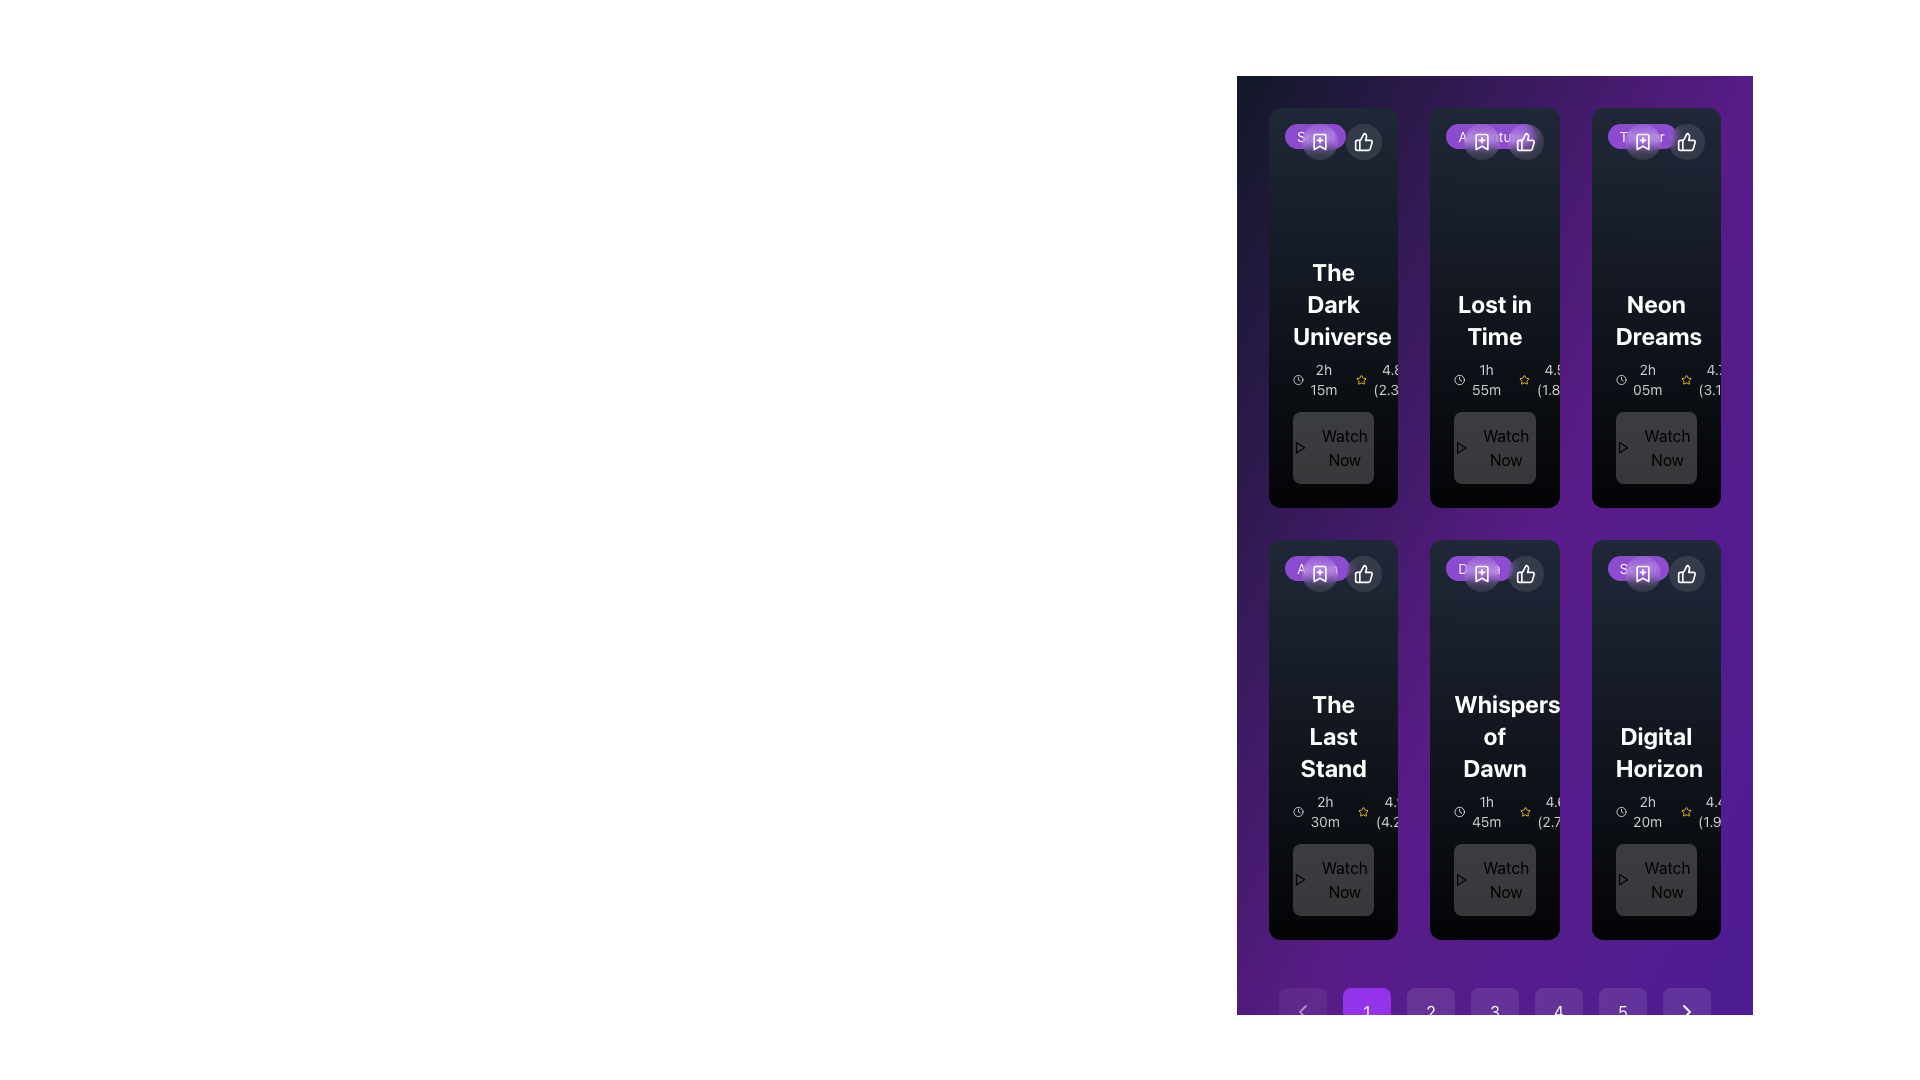 This screenshot has height=1080, width=1920. I want to click on the category, so click(1491, 135).